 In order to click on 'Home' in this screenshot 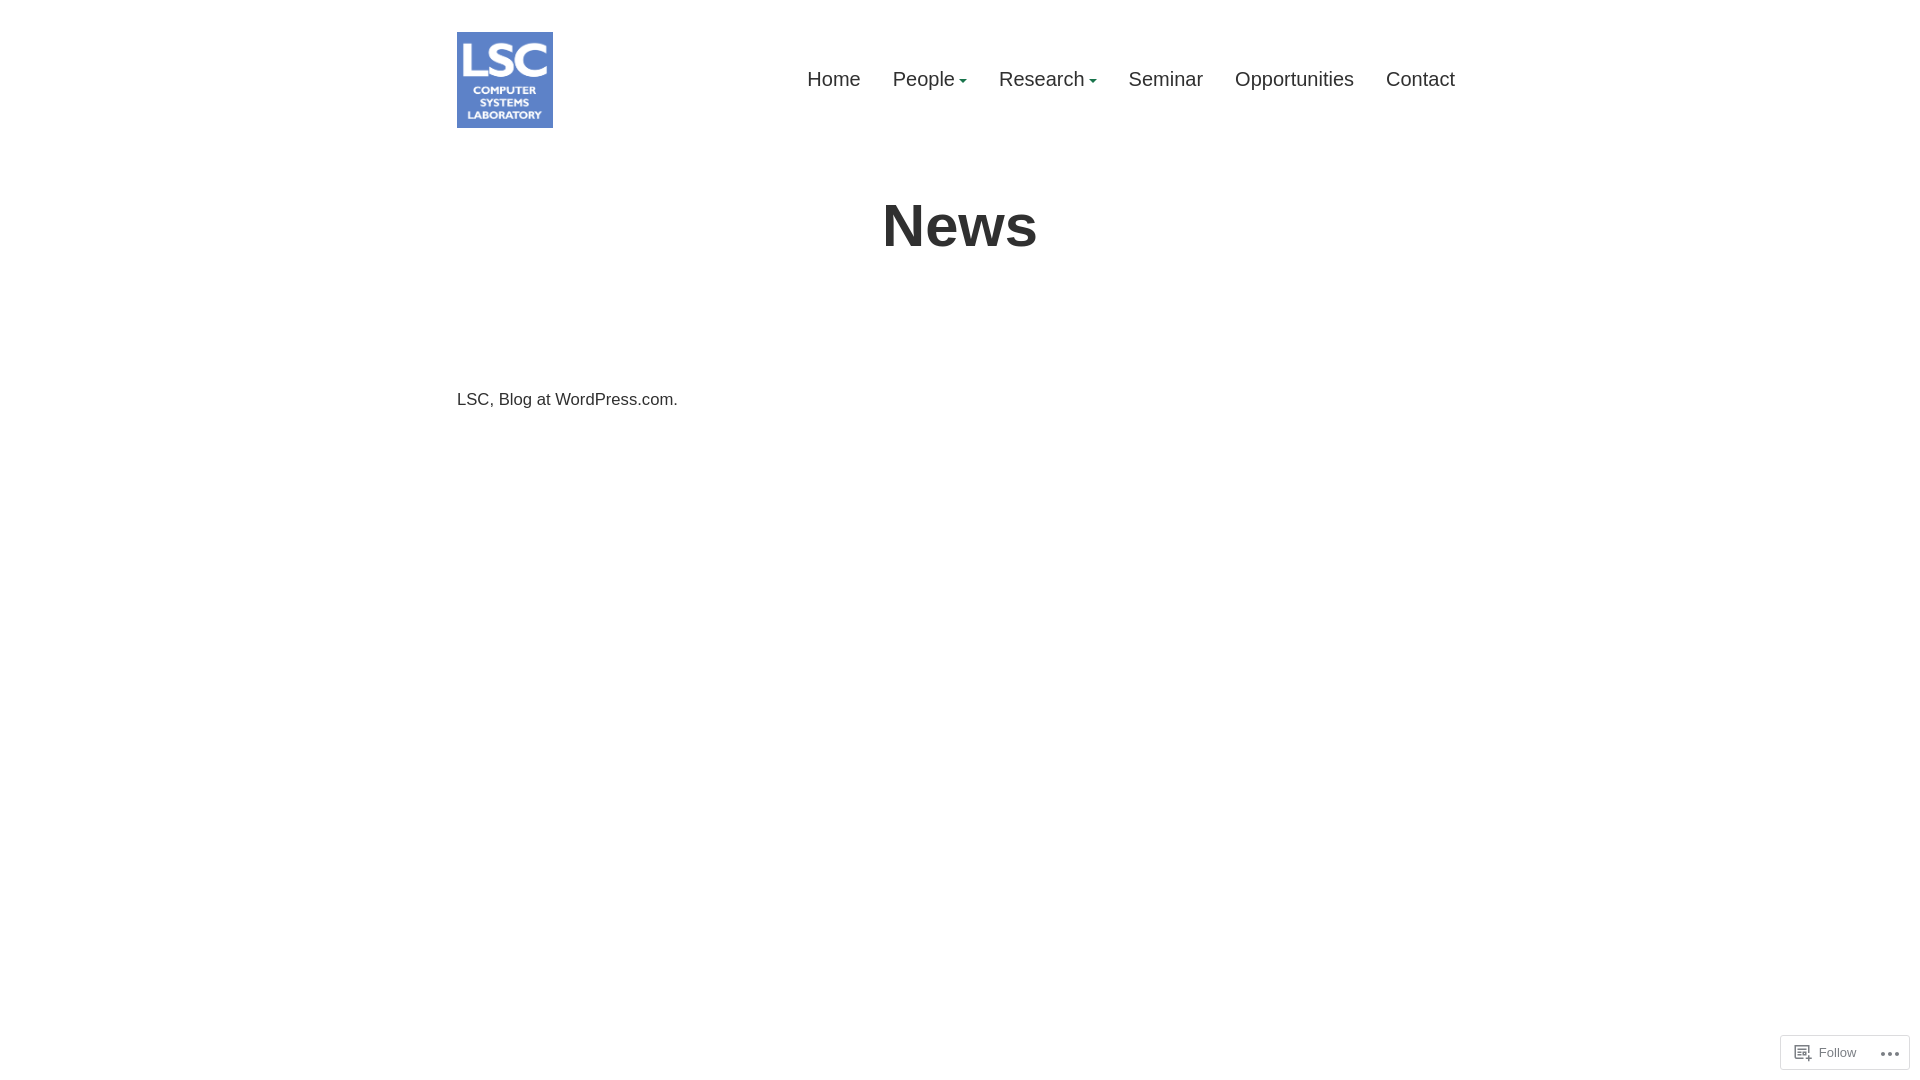, I will do `click(833, 79)`.